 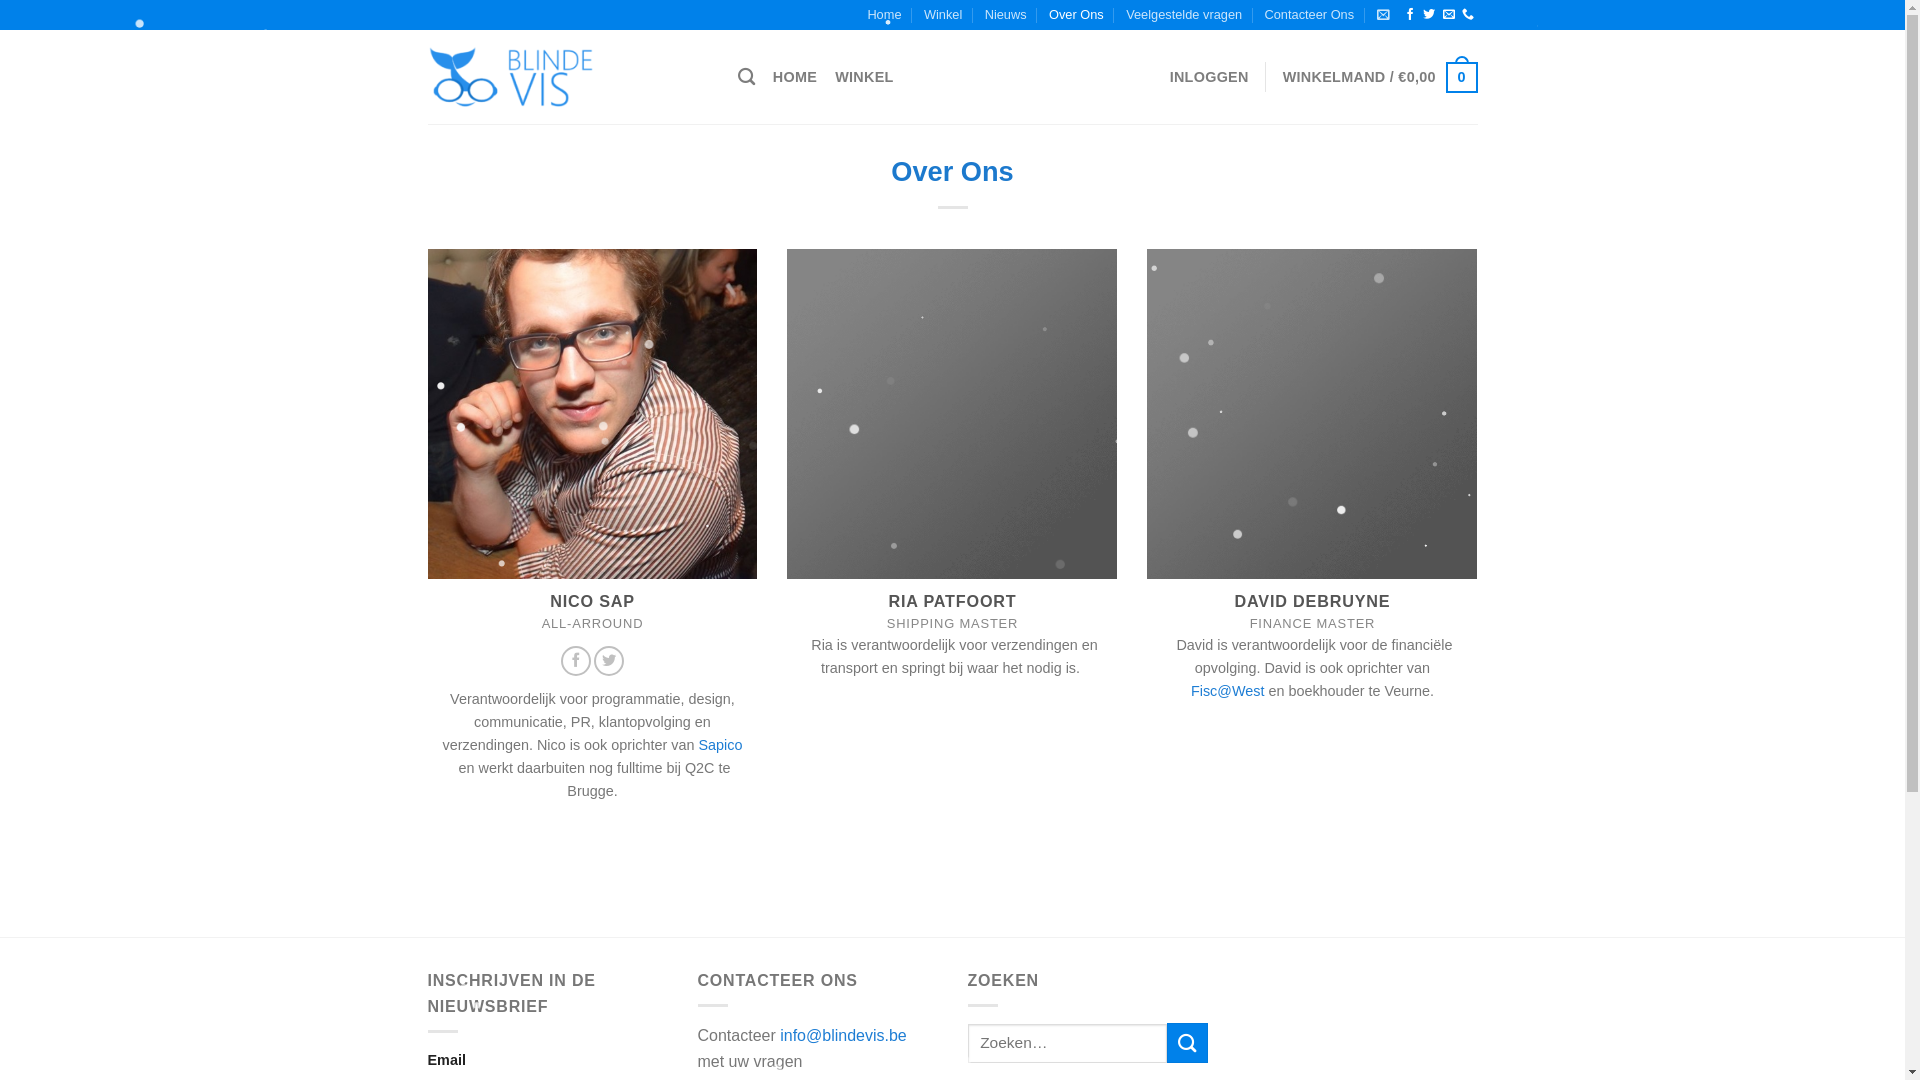 What do you see at coordinates (1126, 15) in the screenshot?
I see `'Veelgestelde vragen'` at bounding box center [1126, 15].